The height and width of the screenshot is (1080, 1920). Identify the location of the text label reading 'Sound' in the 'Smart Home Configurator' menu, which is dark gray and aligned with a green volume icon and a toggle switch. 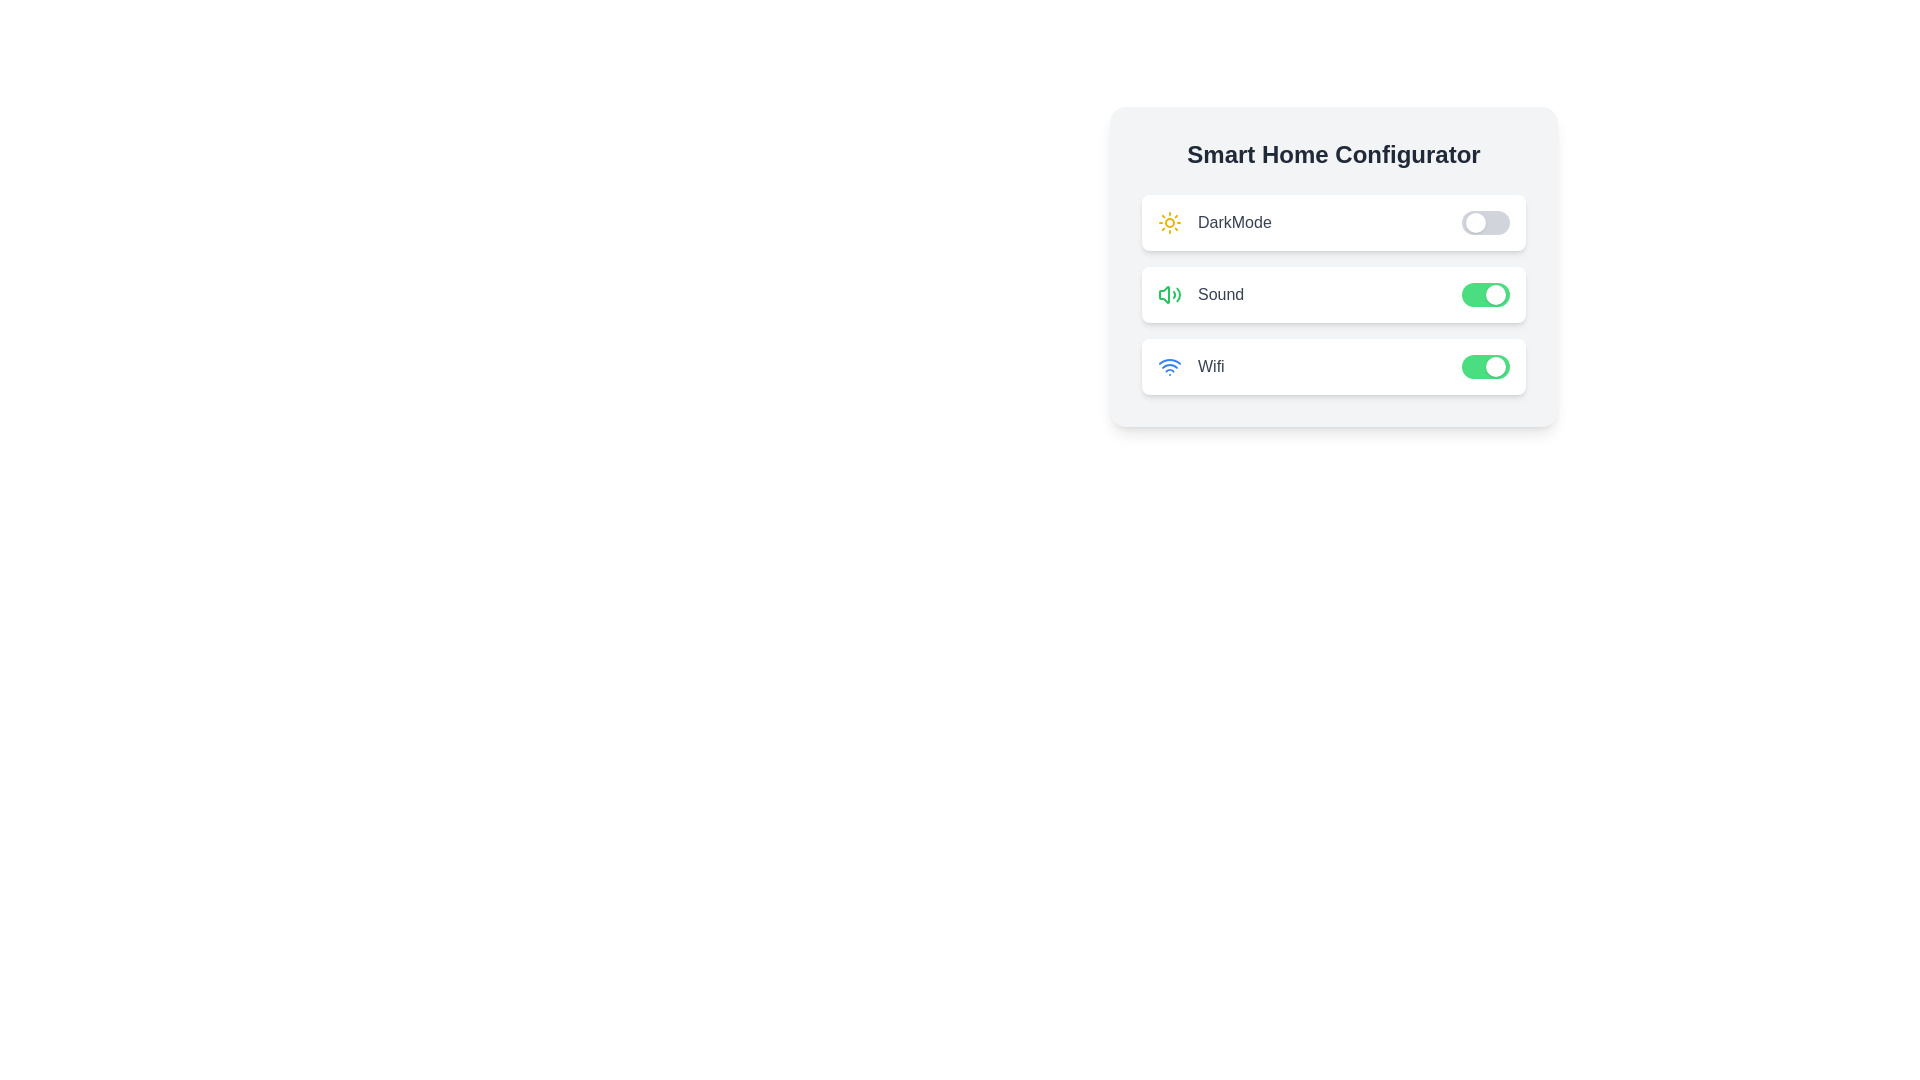
(1220, 294).